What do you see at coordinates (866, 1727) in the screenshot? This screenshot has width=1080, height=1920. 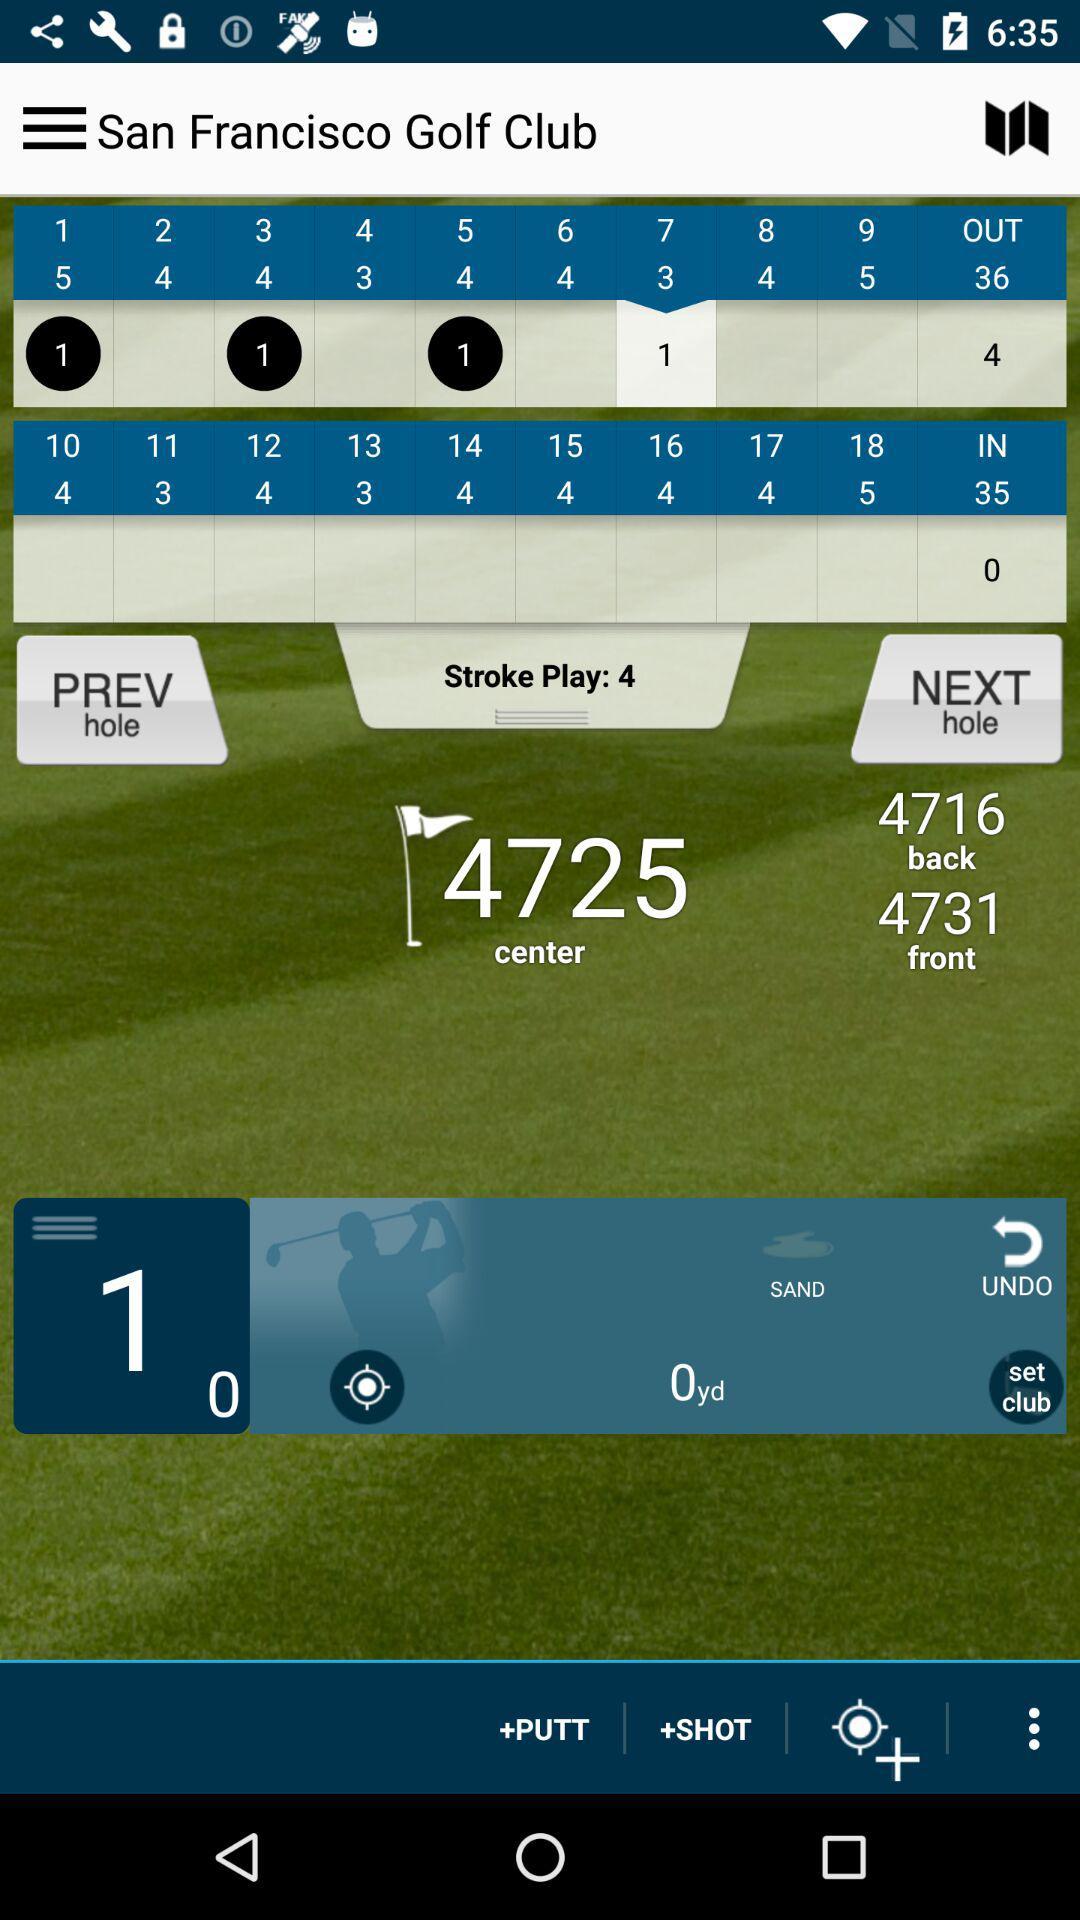 I see `the location_crosshair icon` at bounding box center [866, 1727].